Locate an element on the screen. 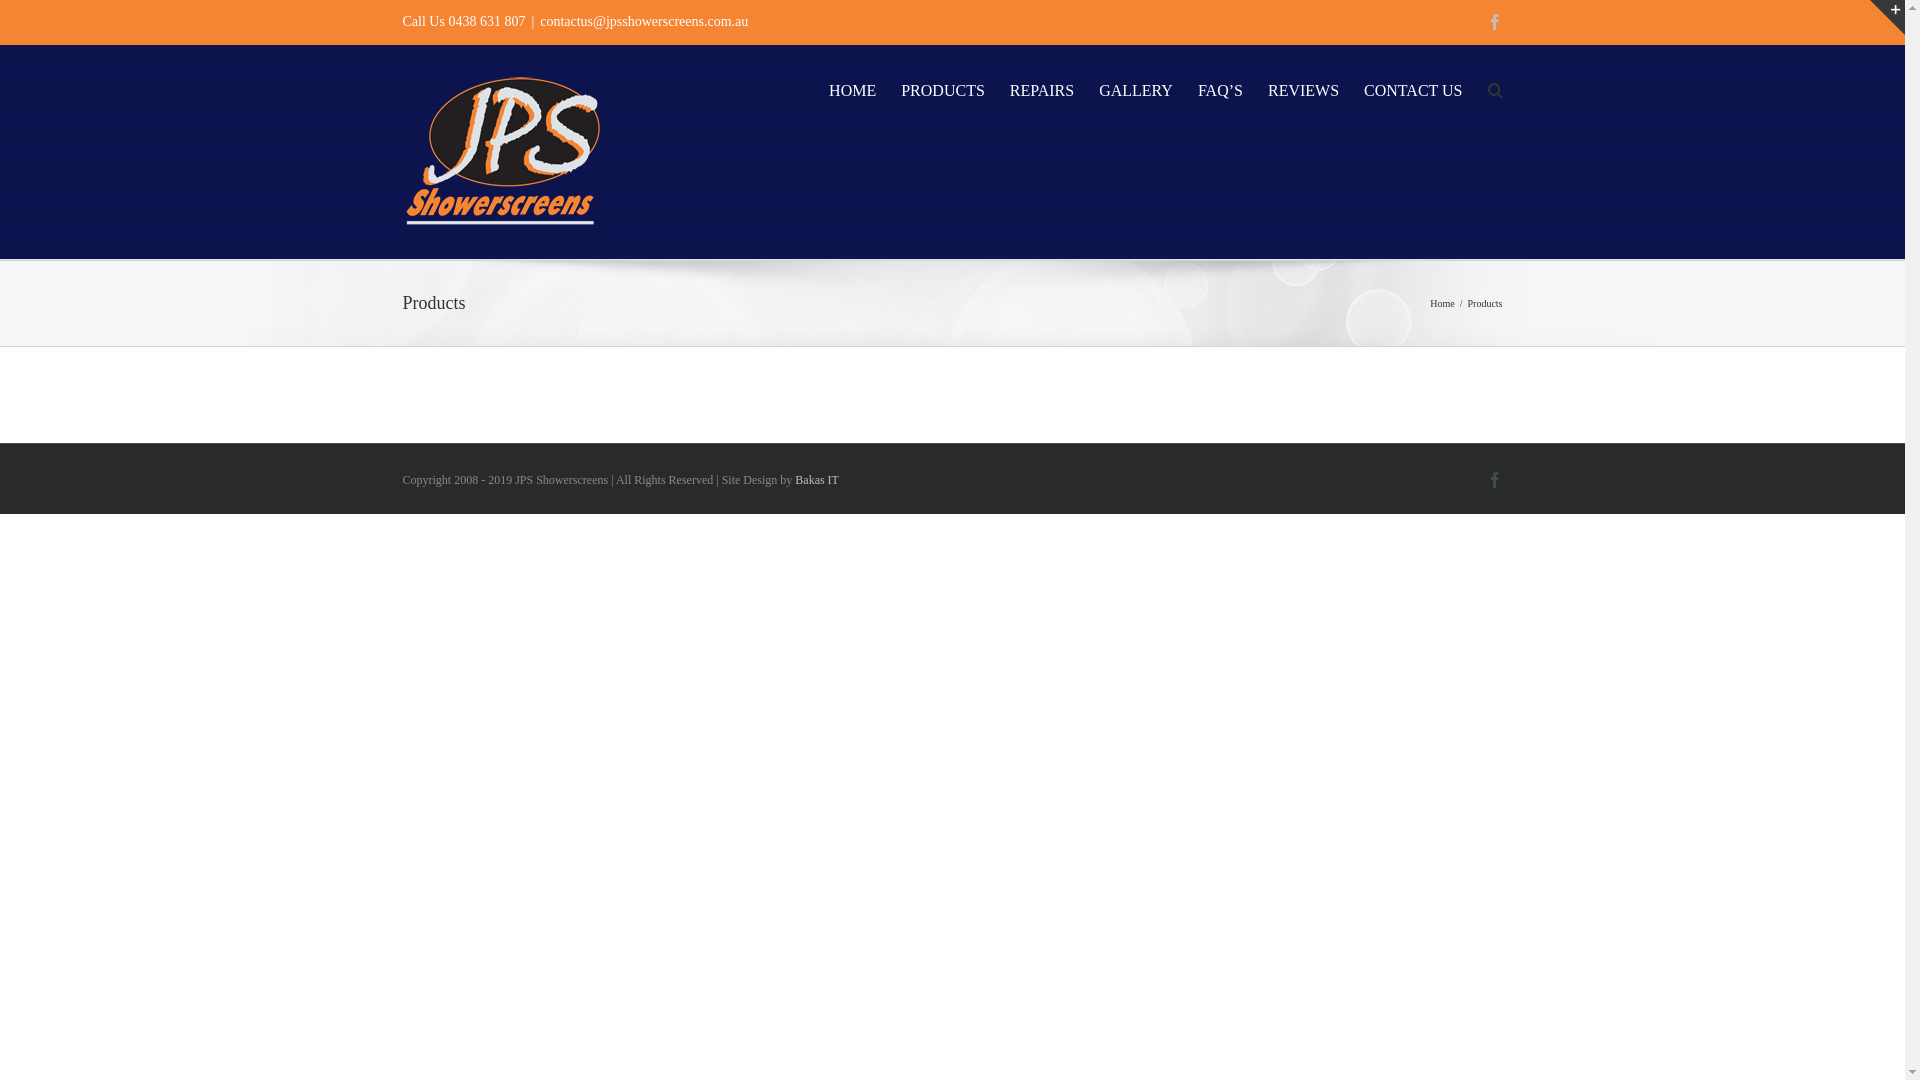 The image size is (1920, 1080). 'PRODUCTS' is located at coordinates (900, 87).